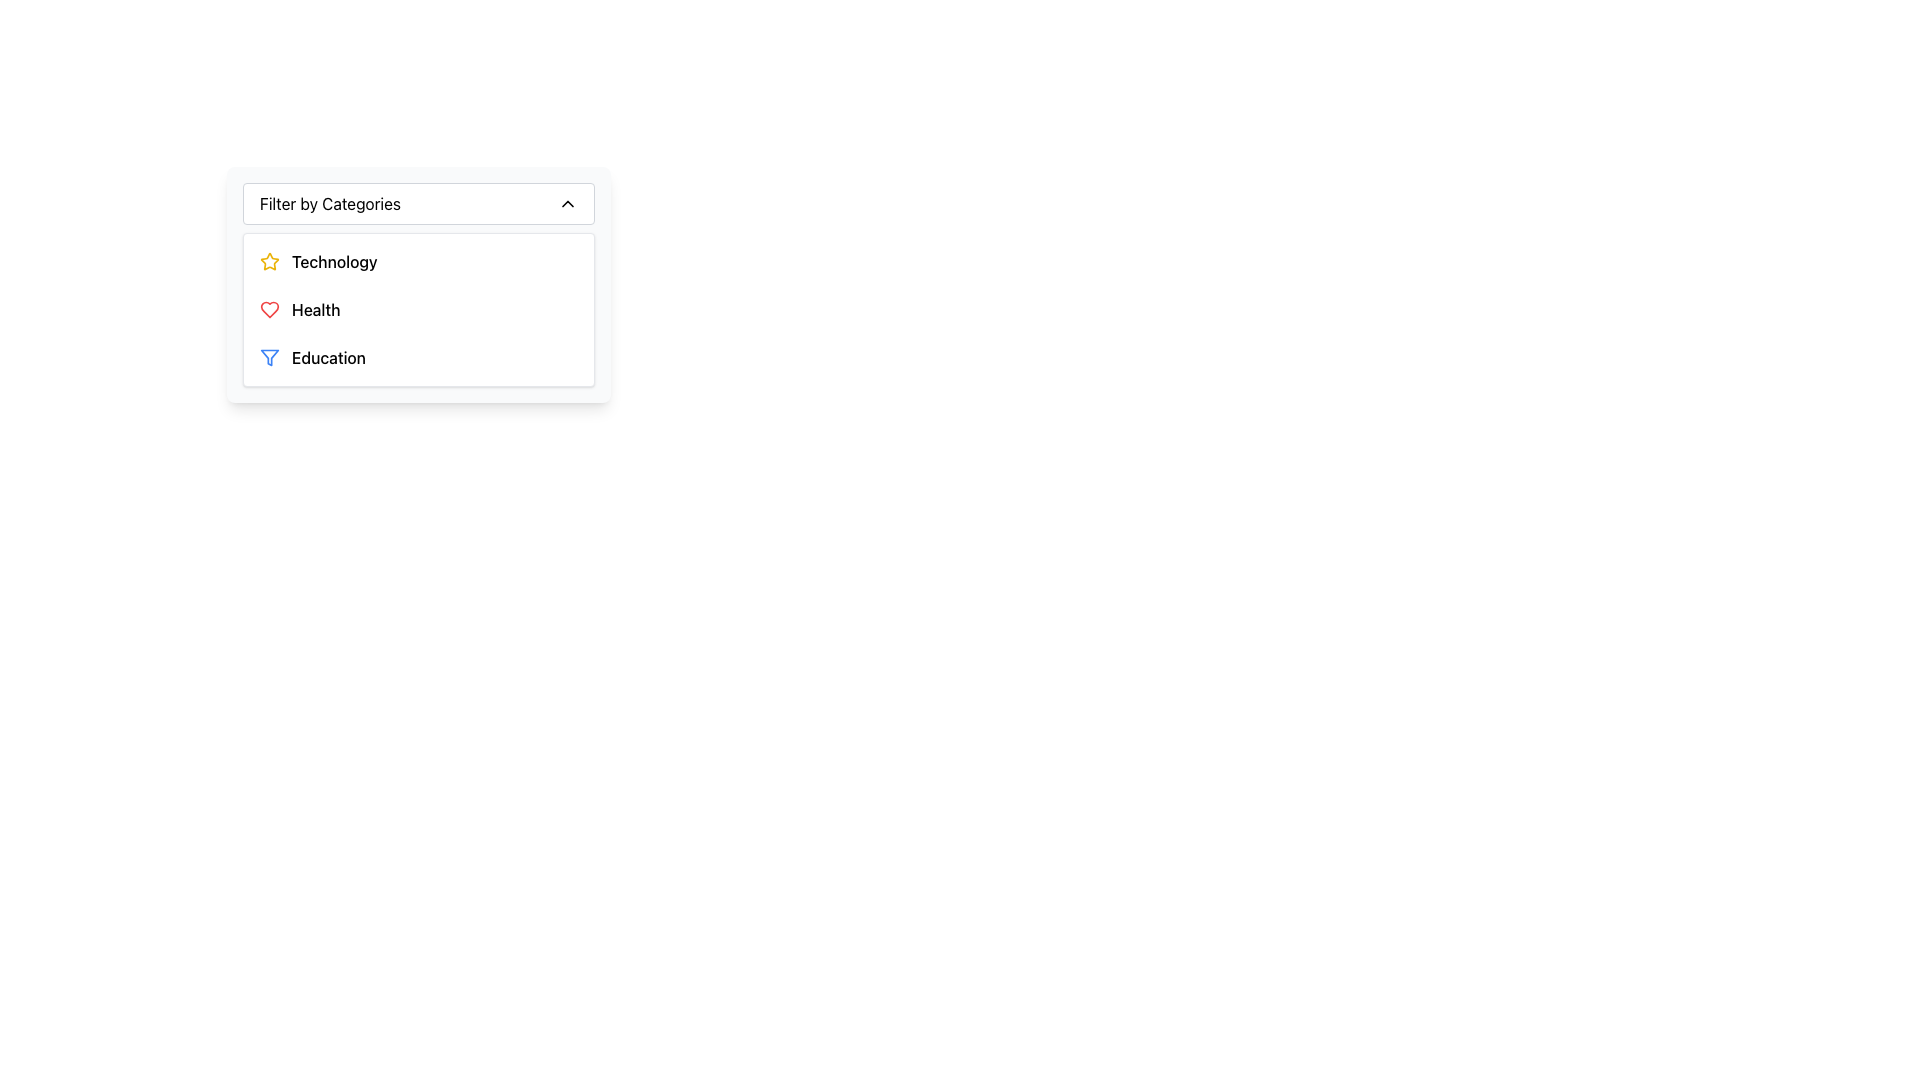 This screenshot has width=1920, height=1080. Describe the element at coordinates (268, 309) in the screenshot. I see `the health category selection icon located to the left of the word 'Health' in the second item of the 'Filter by Categories' dropdown list` at that location.